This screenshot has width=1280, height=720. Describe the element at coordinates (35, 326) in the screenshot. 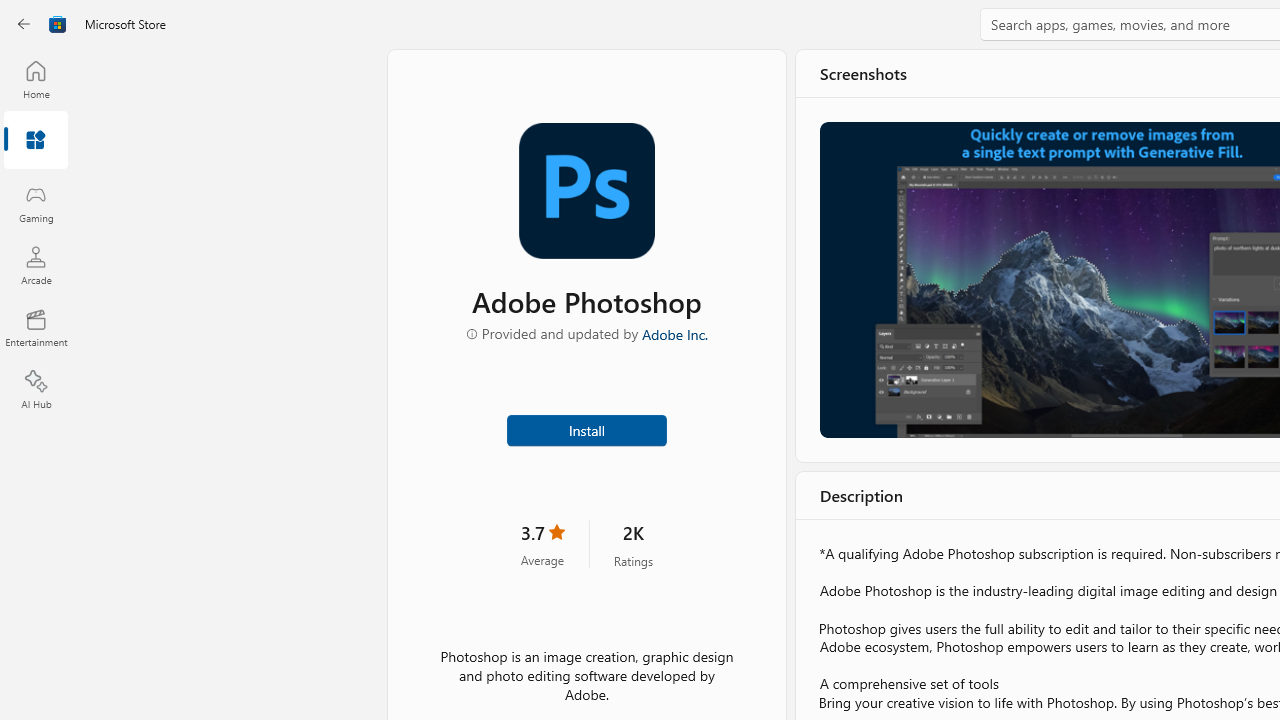

I see `'Entertainment'` at that location.